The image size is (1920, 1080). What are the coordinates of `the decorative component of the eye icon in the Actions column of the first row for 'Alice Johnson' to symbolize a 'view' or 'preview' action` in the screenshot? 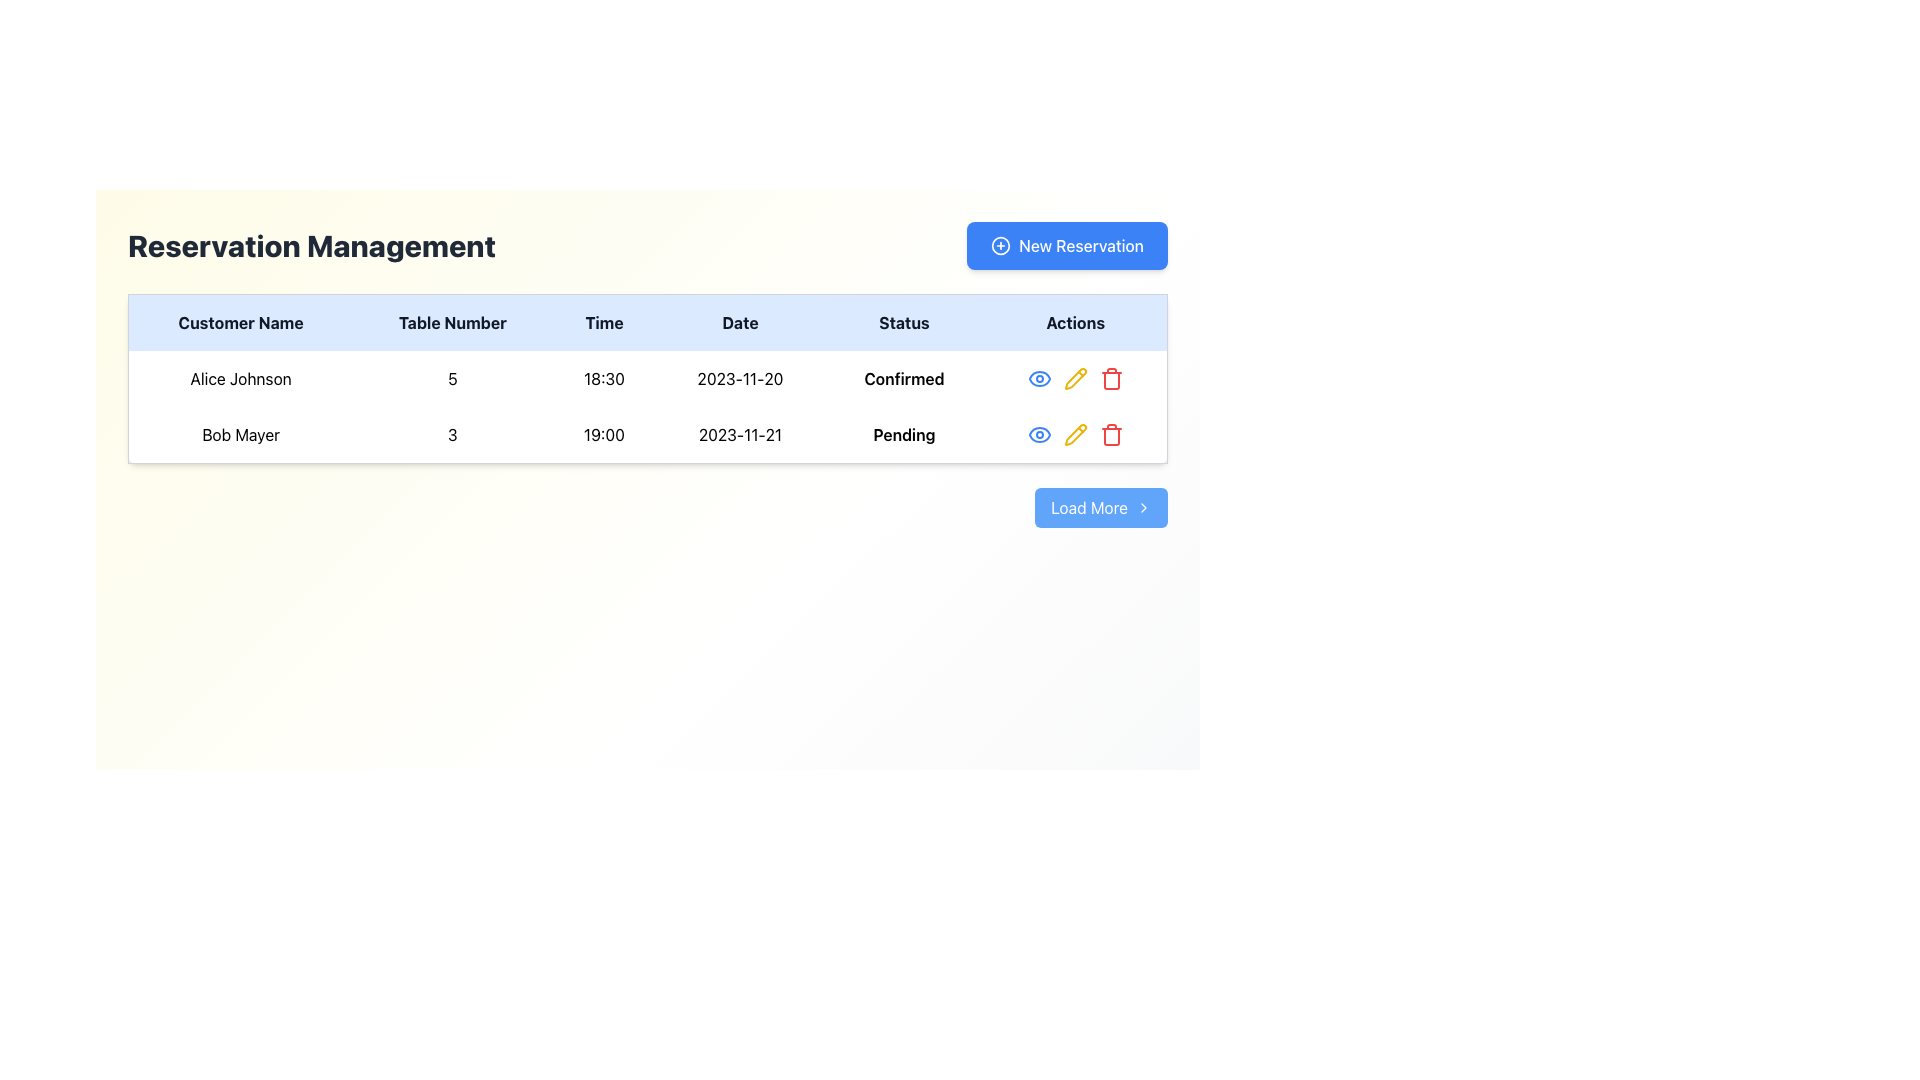 It's located at (1039, 434).